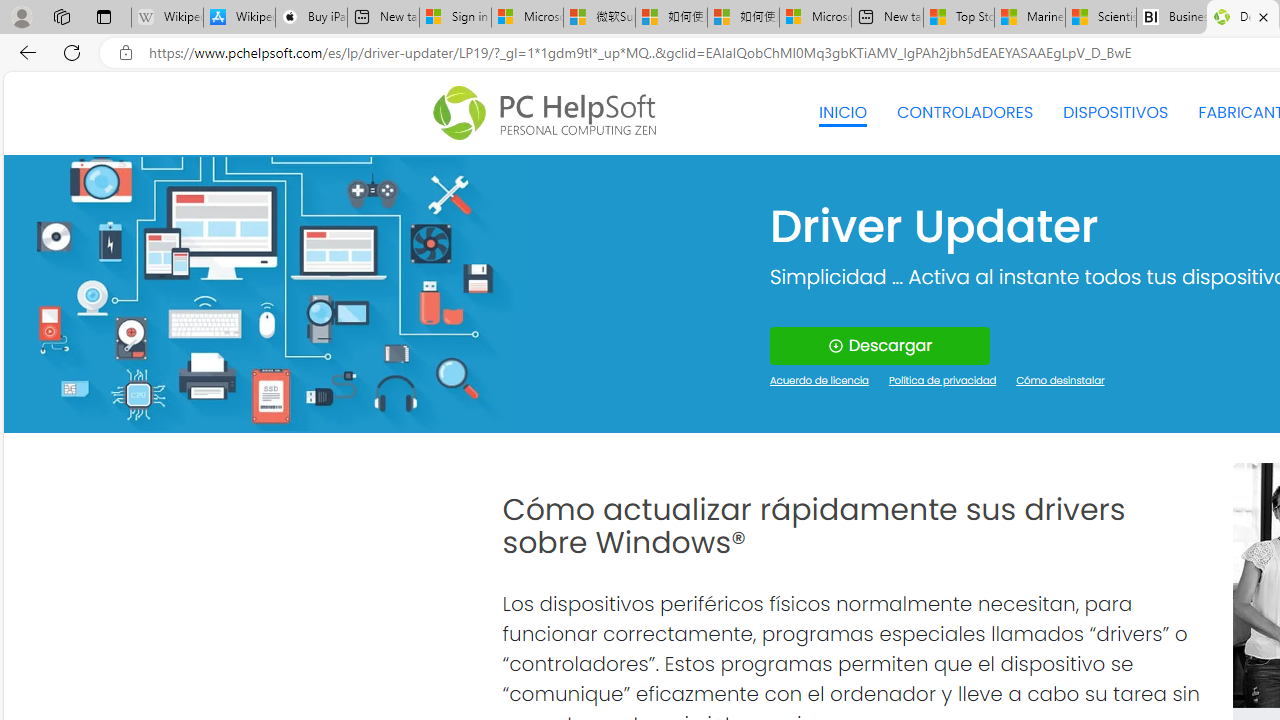 This screenshot has width=1280, height=720. I want to click on 'Microsoft account | Account Checkup', so click(815, 17).